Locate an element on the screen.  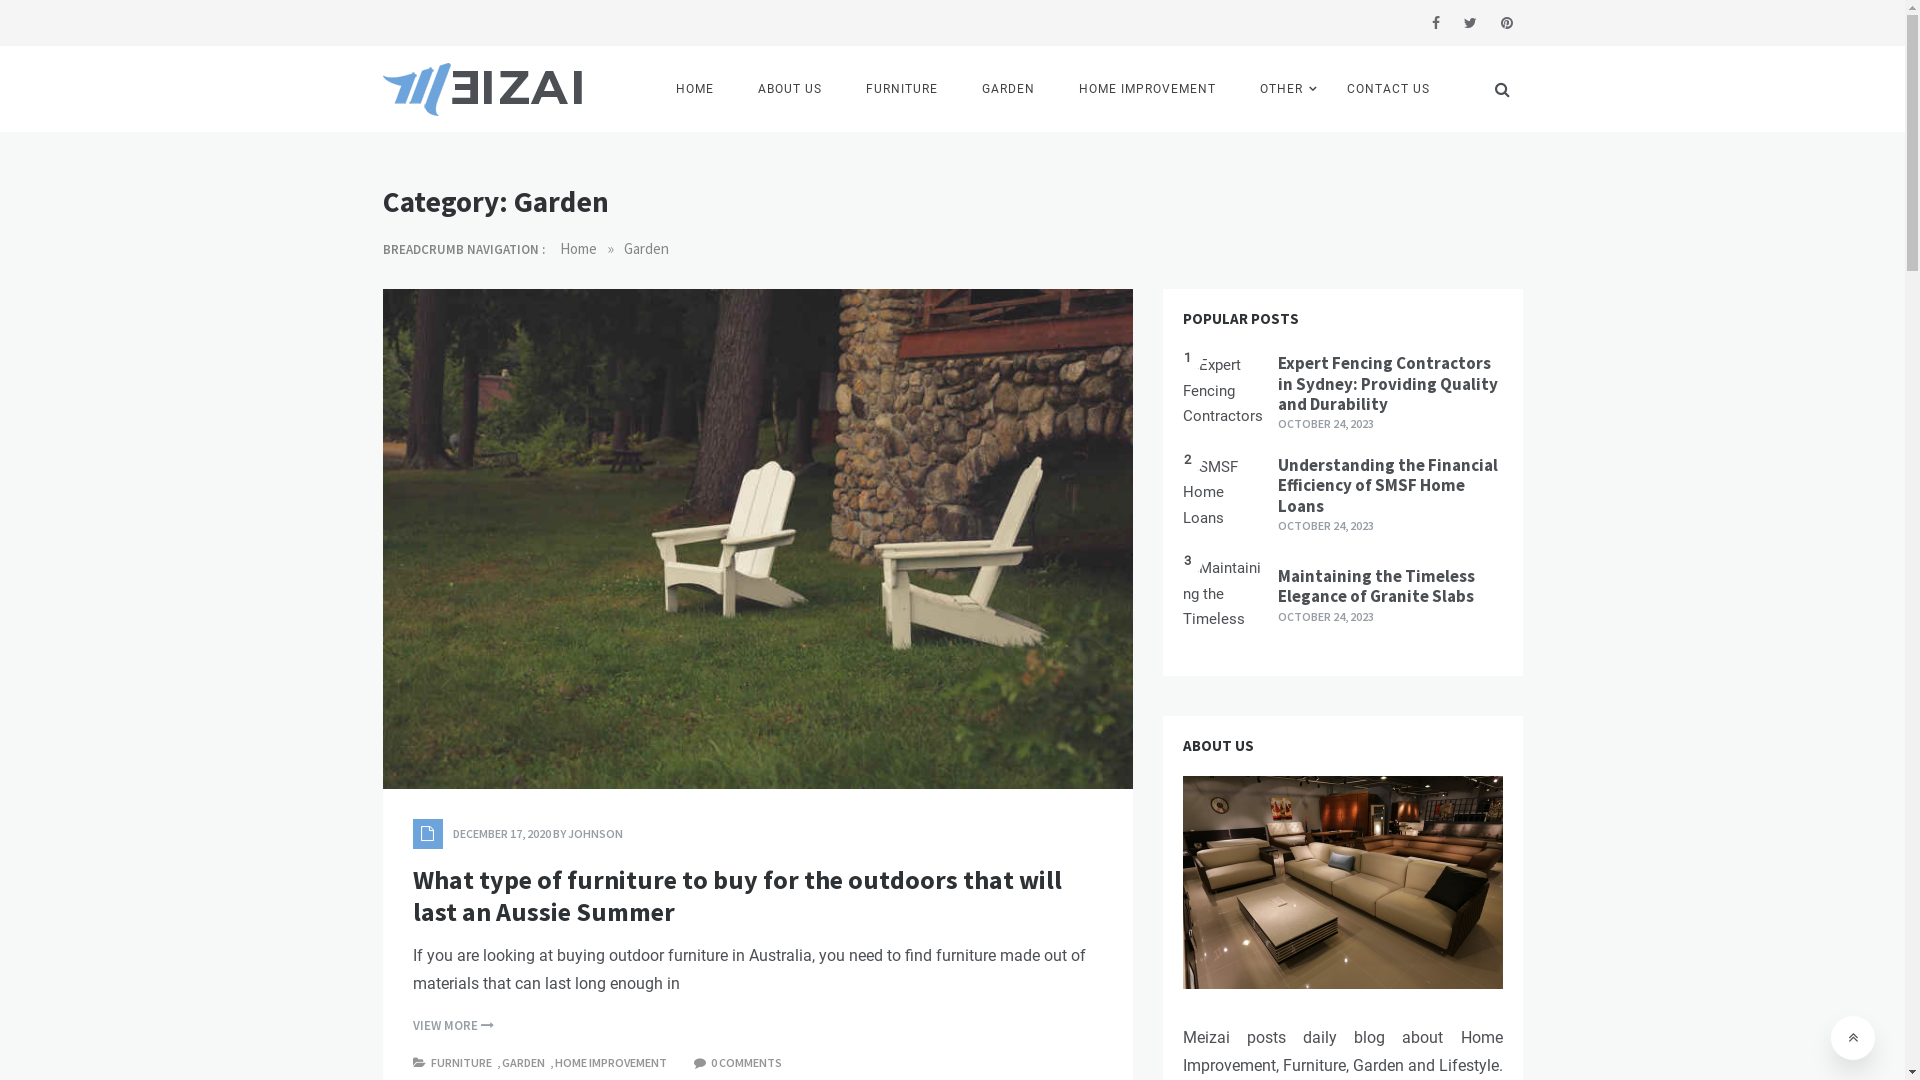
'HOME IMPROVEMENT' is located at coordinates (611, 1061).